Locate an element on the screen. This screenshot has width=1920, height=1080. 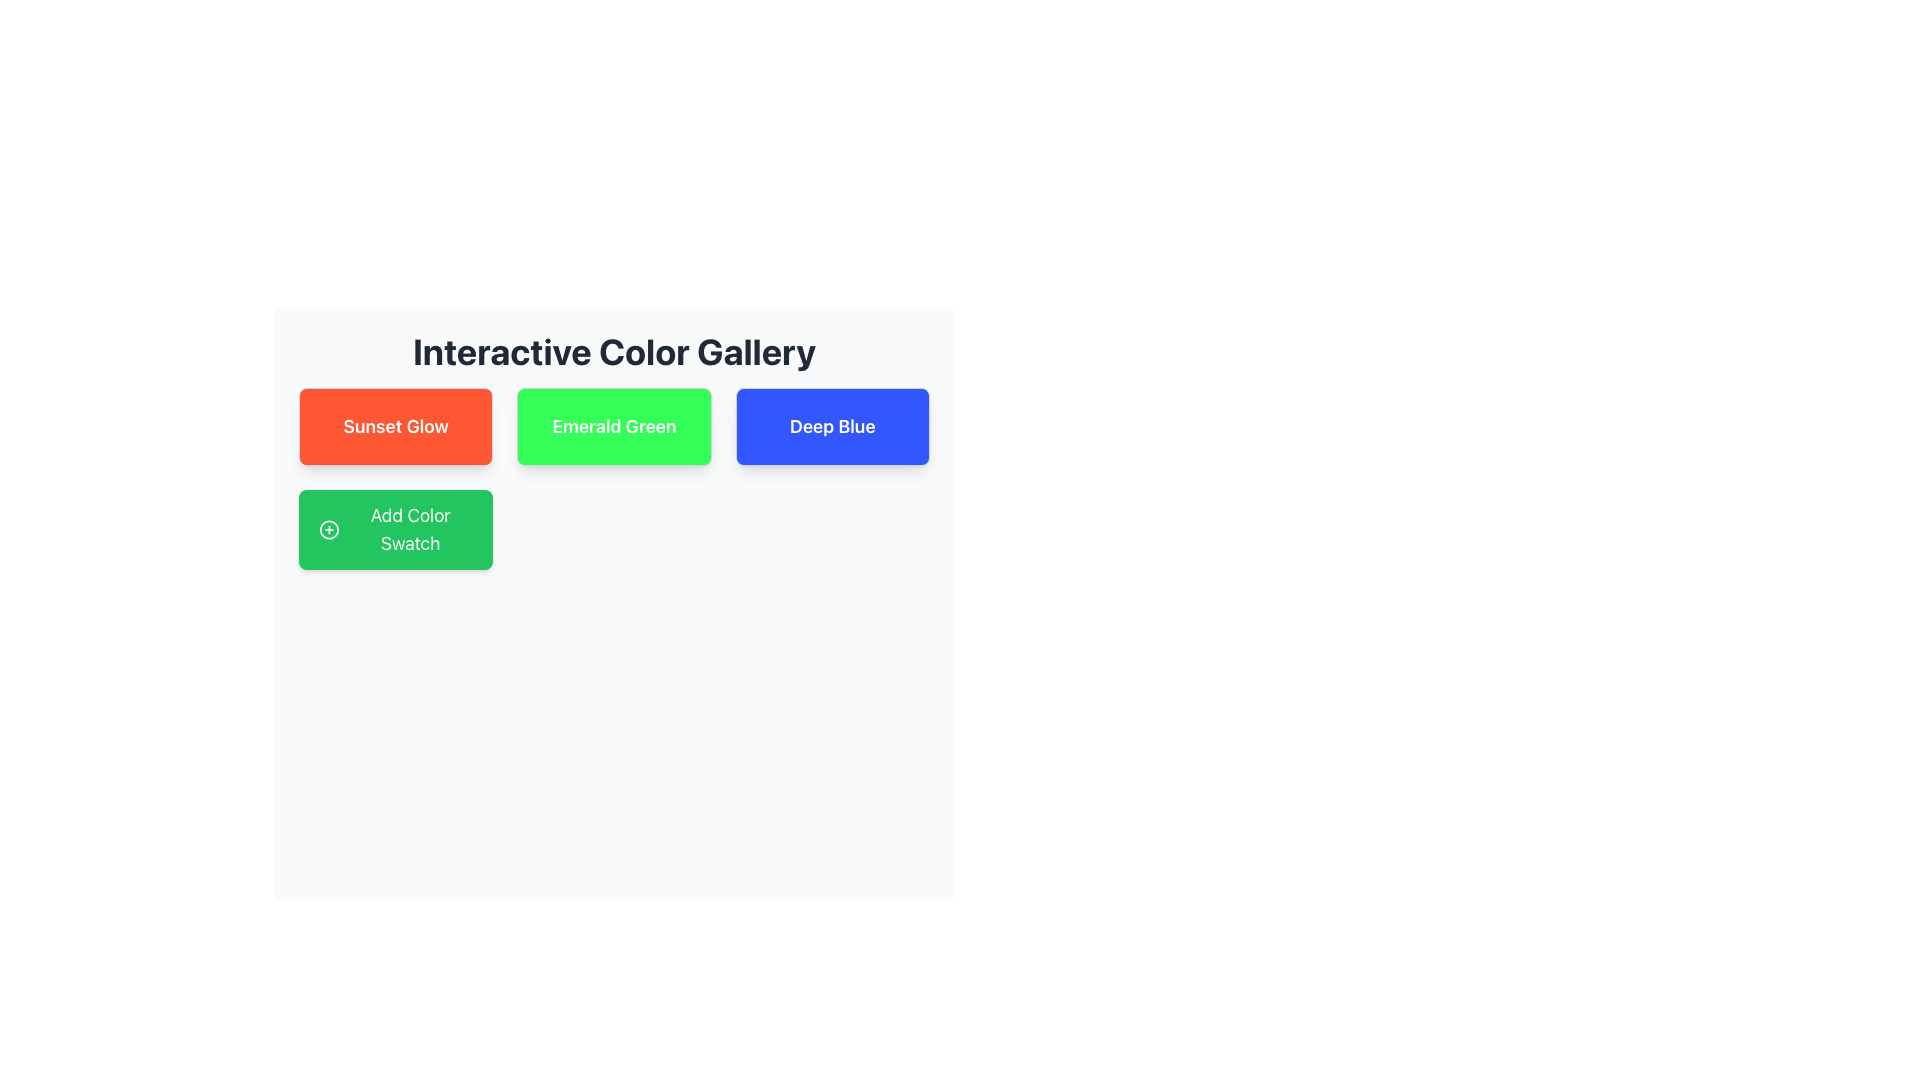
the static visual card labeled 'Deep Blue' in the 'Interactive Color Gallery', which is the rightmost card in the row of three color cards is located at coordinates (832, 426).